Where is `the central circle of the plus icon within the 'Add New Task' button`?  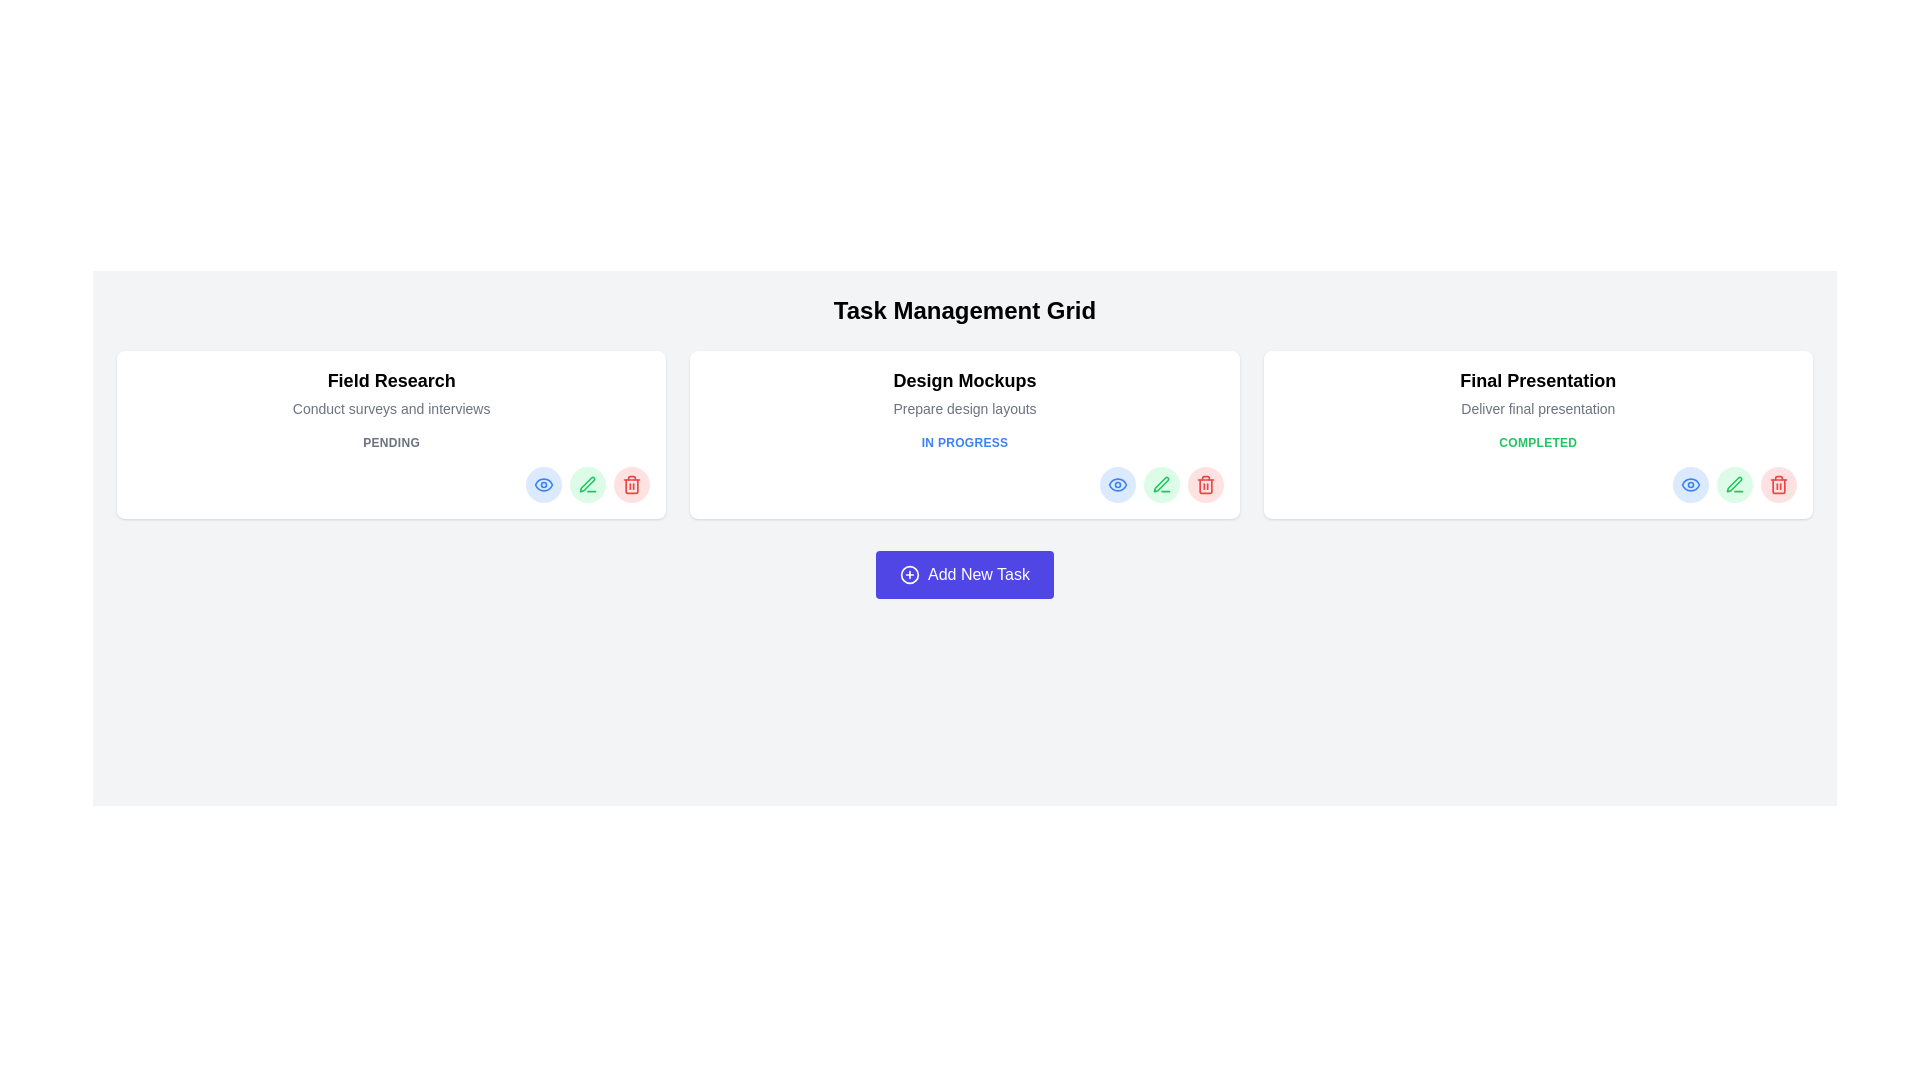 the central circle of the plus icon within the 'Add New Task' button is located at coordinates (909, 574).